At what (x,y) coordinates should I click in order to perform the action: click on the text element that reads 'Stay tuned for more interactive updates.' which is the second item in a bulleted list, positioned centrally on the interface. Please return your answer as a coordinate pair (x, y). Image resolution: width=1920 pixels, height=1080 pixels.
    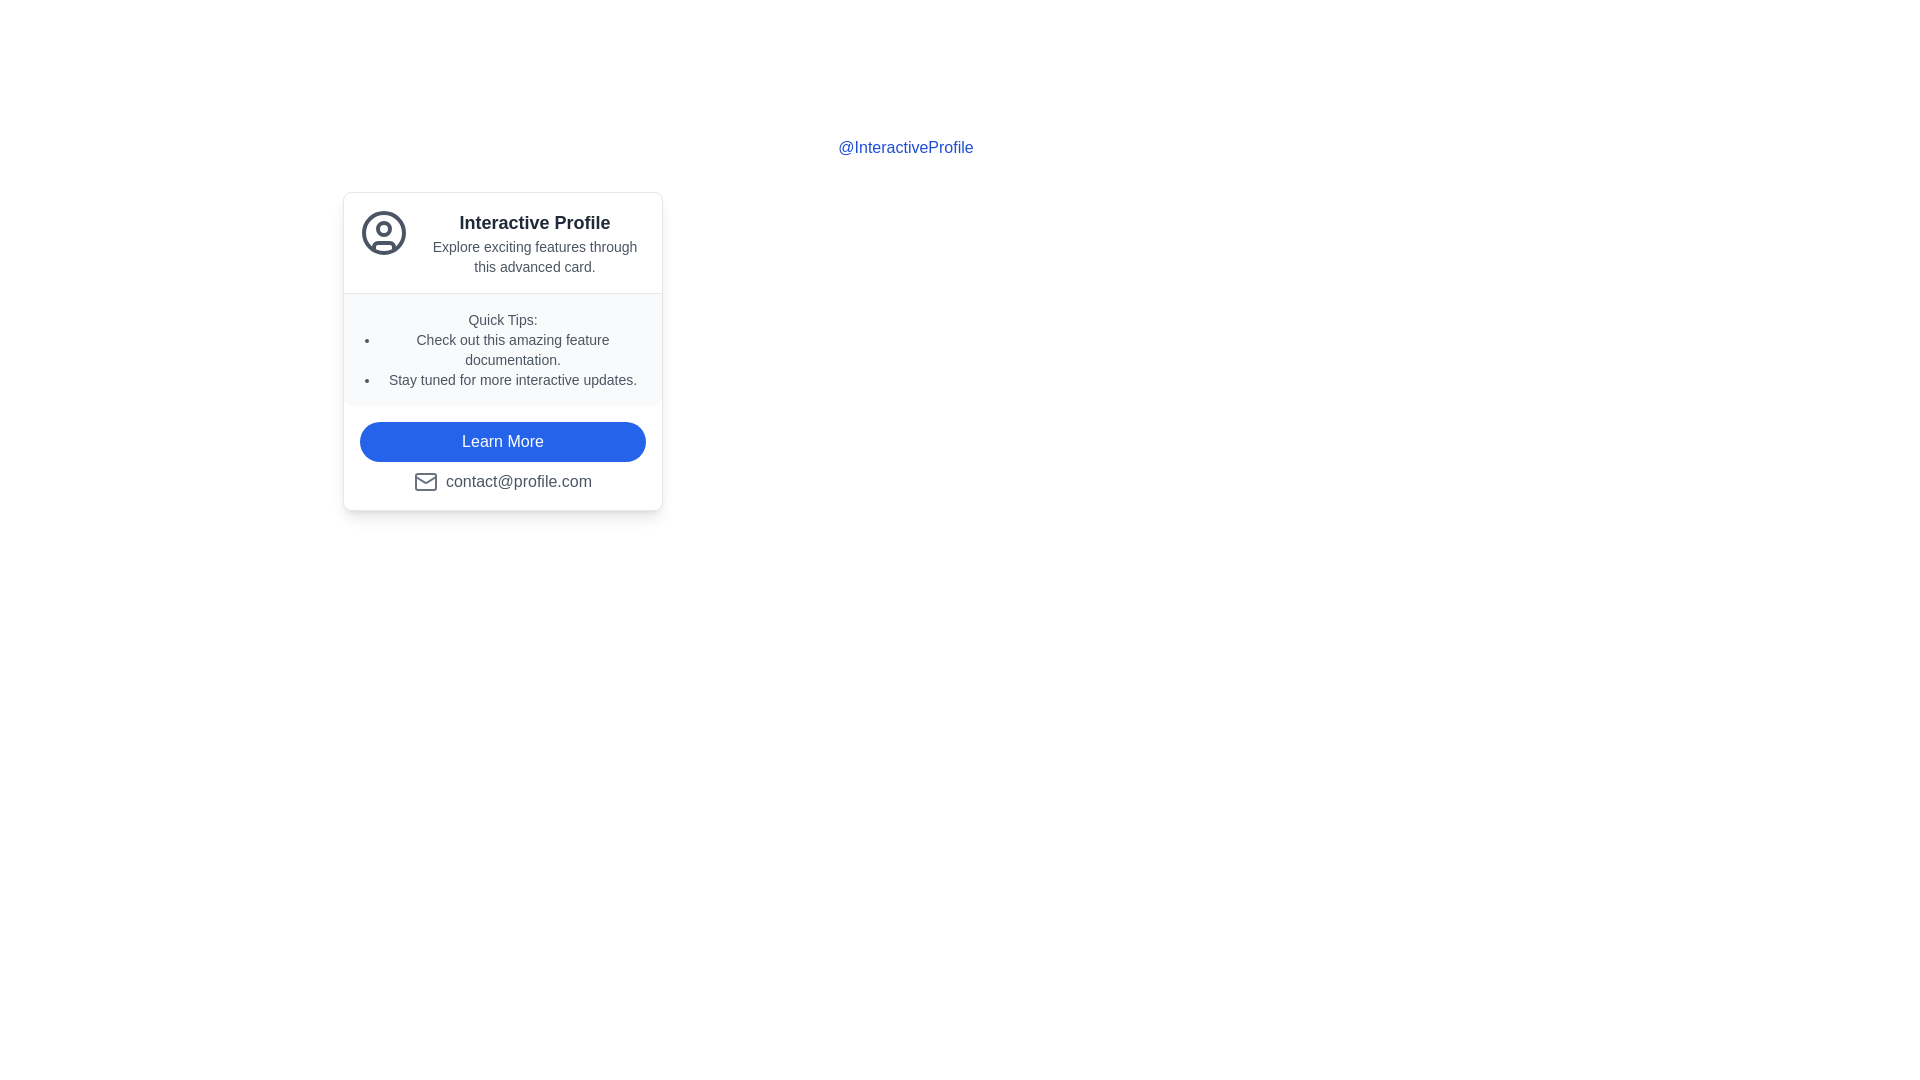
    Looking at the image, I should click on (513, 380).